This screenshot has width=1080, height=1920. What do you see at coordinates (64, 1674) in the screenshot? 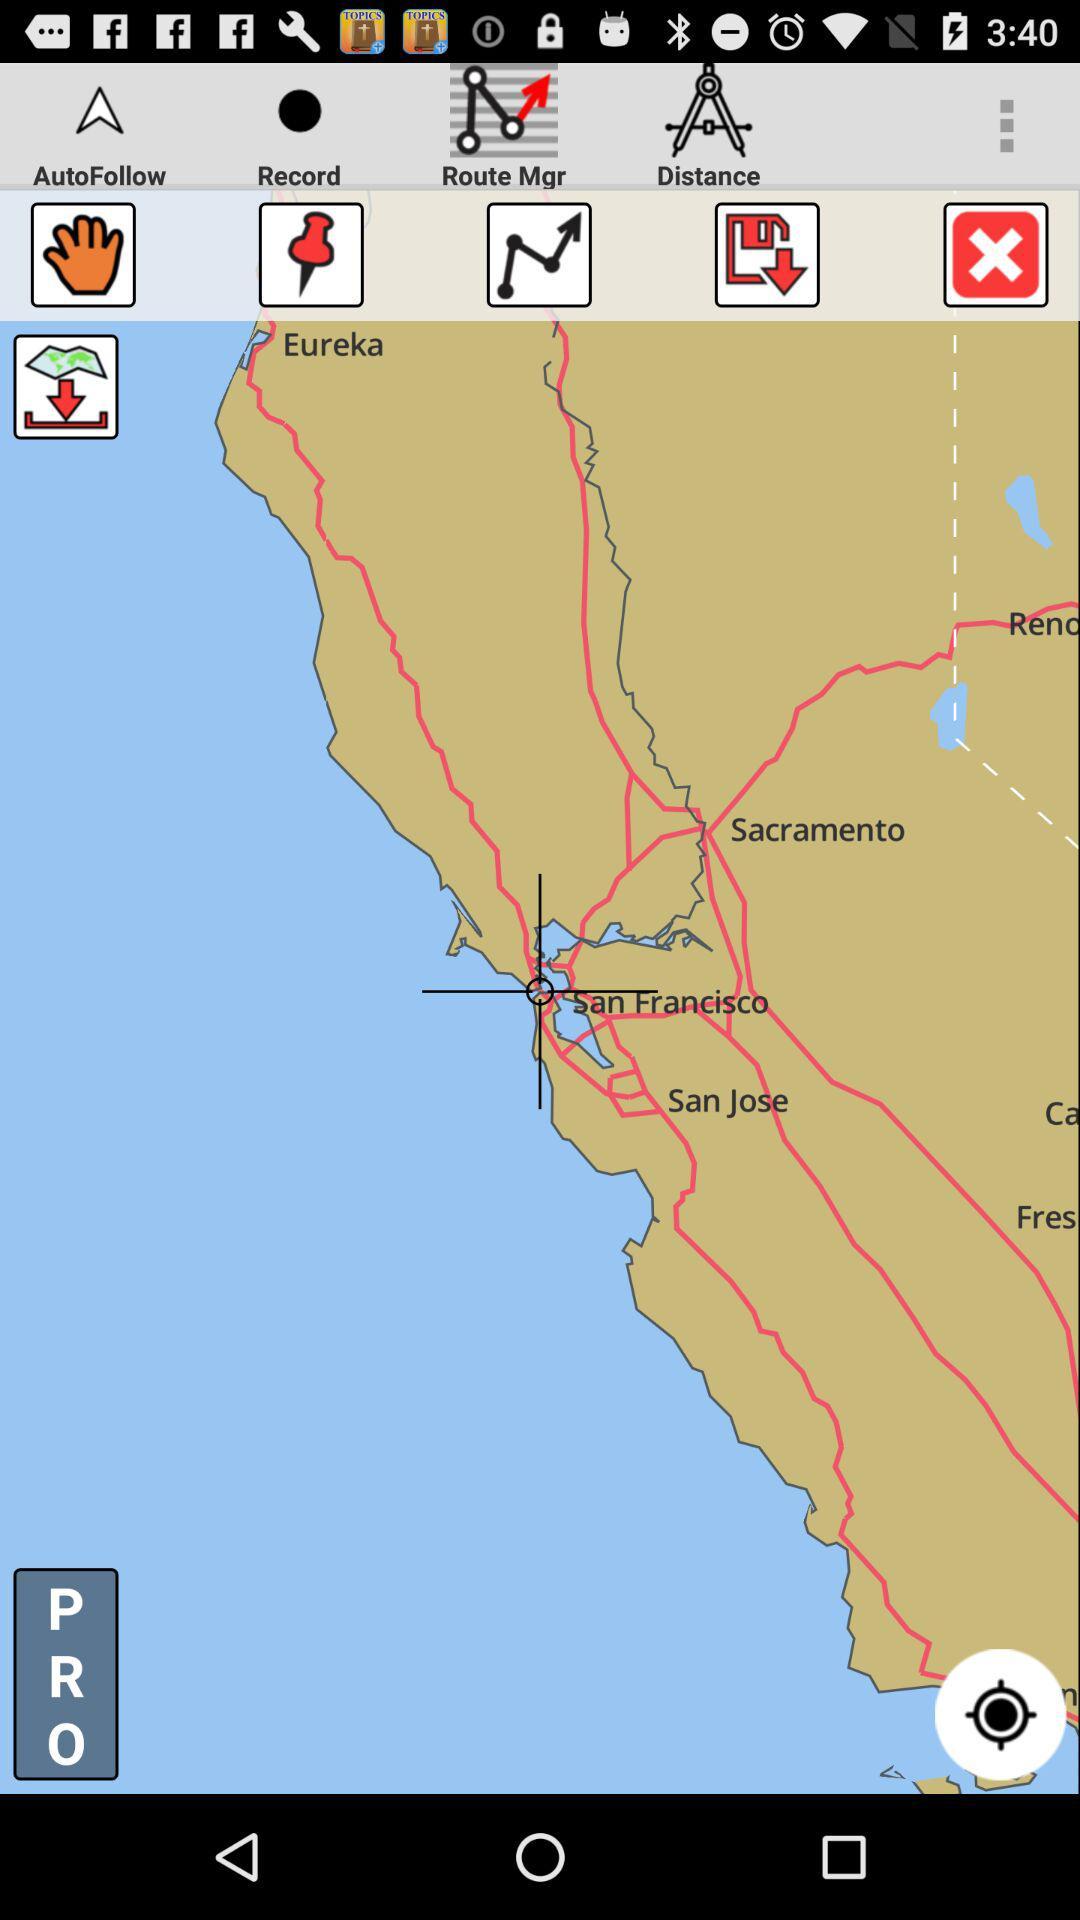
I see `the p` at bounding box center [64, 1674].